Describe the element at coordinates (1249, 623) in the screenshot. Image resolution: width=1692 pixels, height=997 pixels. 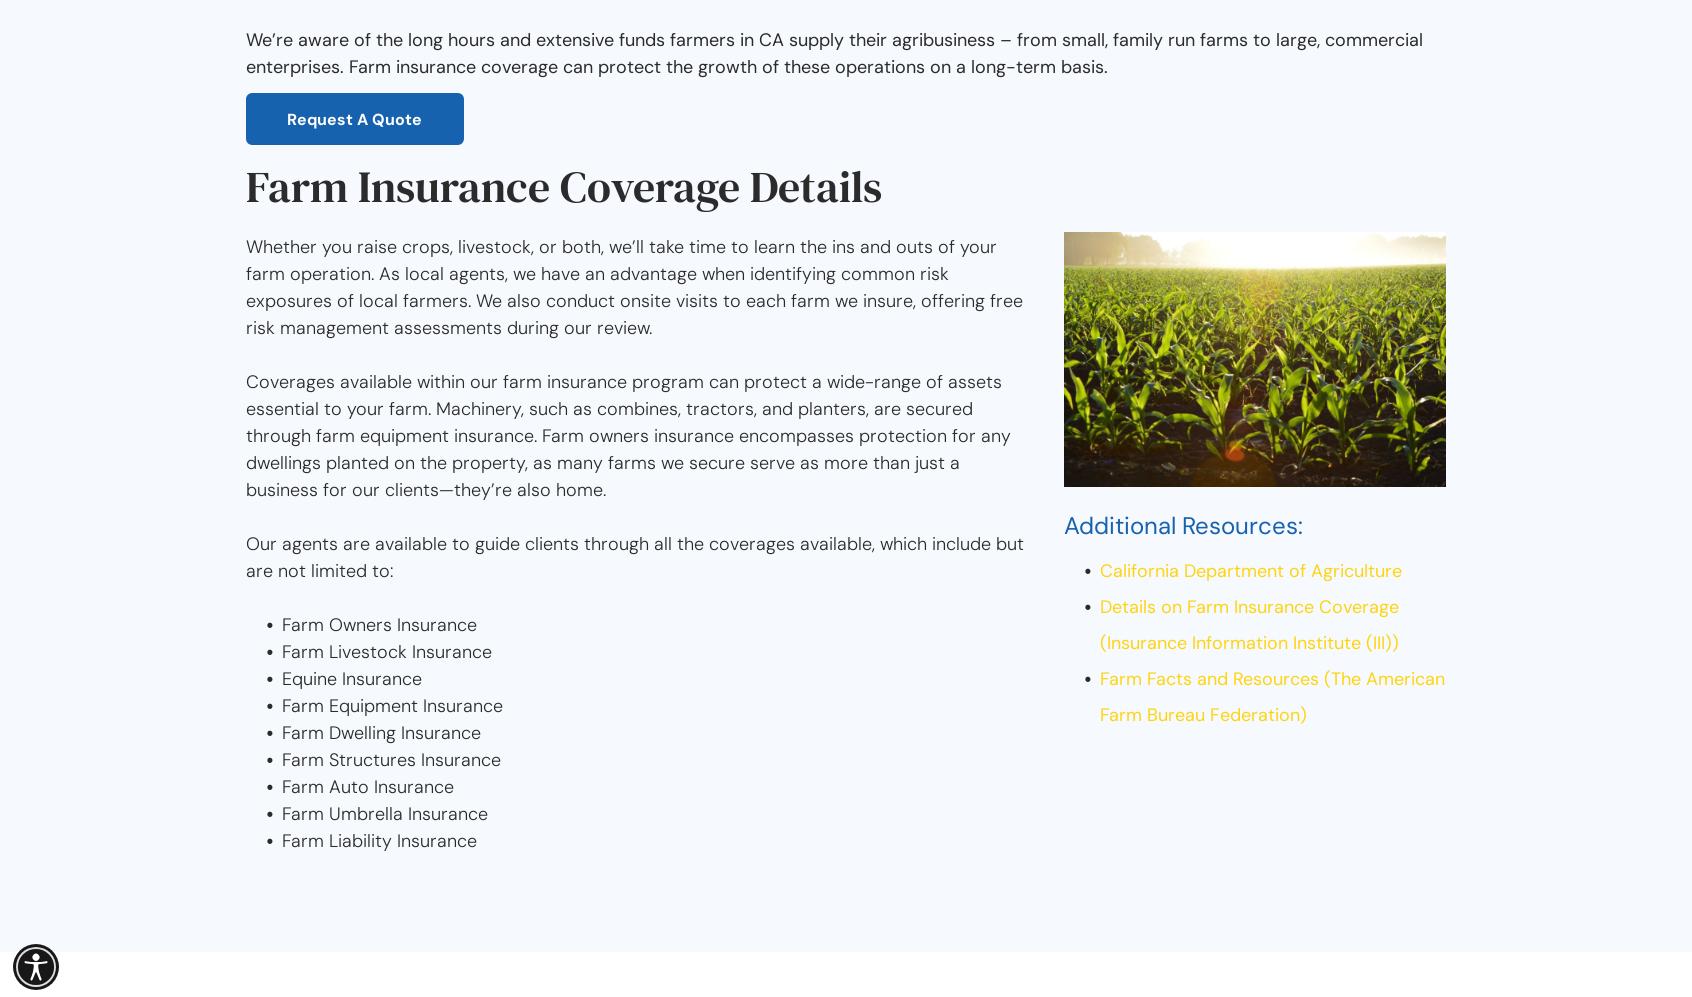
I see `'Details on Farm Insurance Coverage (Insurance Information Institute (III))'` at that location.